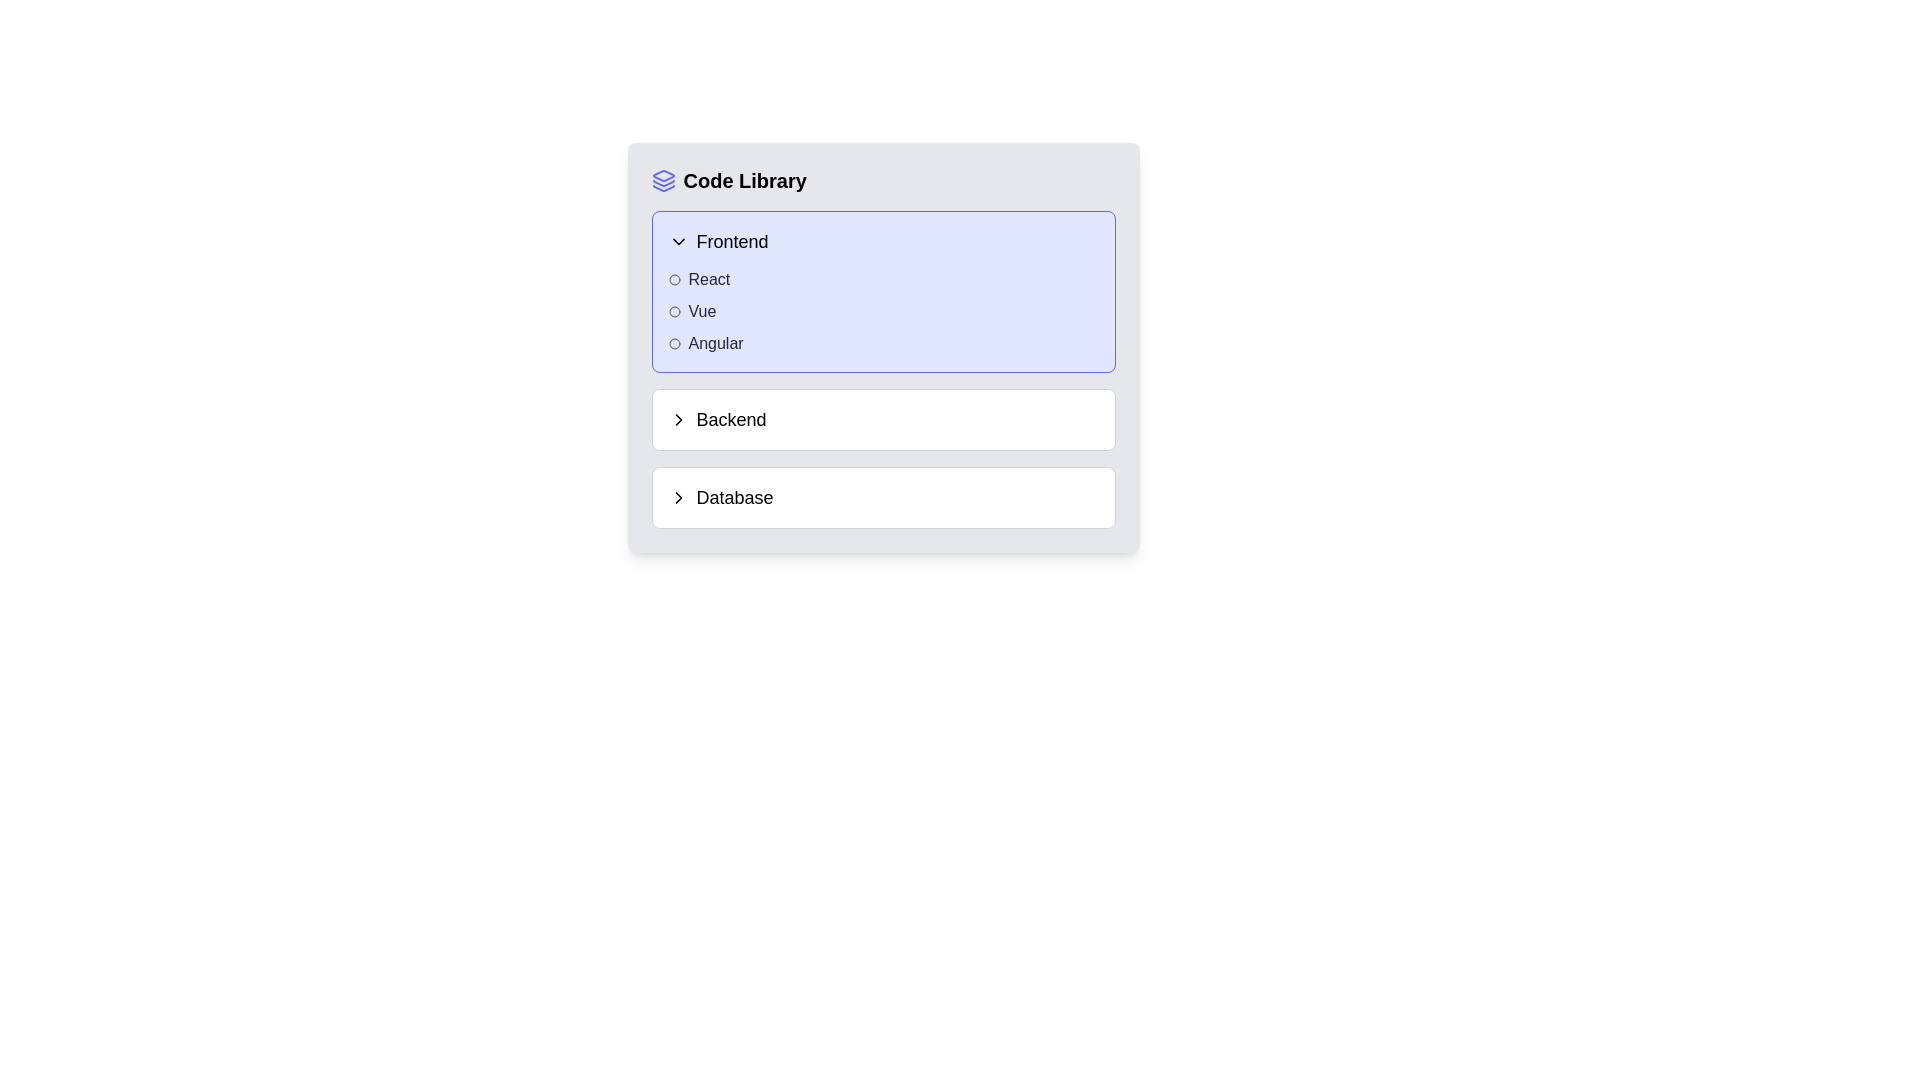 This screenshot has height=1080, width=1920. I want to click on the 'Database' expandable menu item, so click(882, 496).